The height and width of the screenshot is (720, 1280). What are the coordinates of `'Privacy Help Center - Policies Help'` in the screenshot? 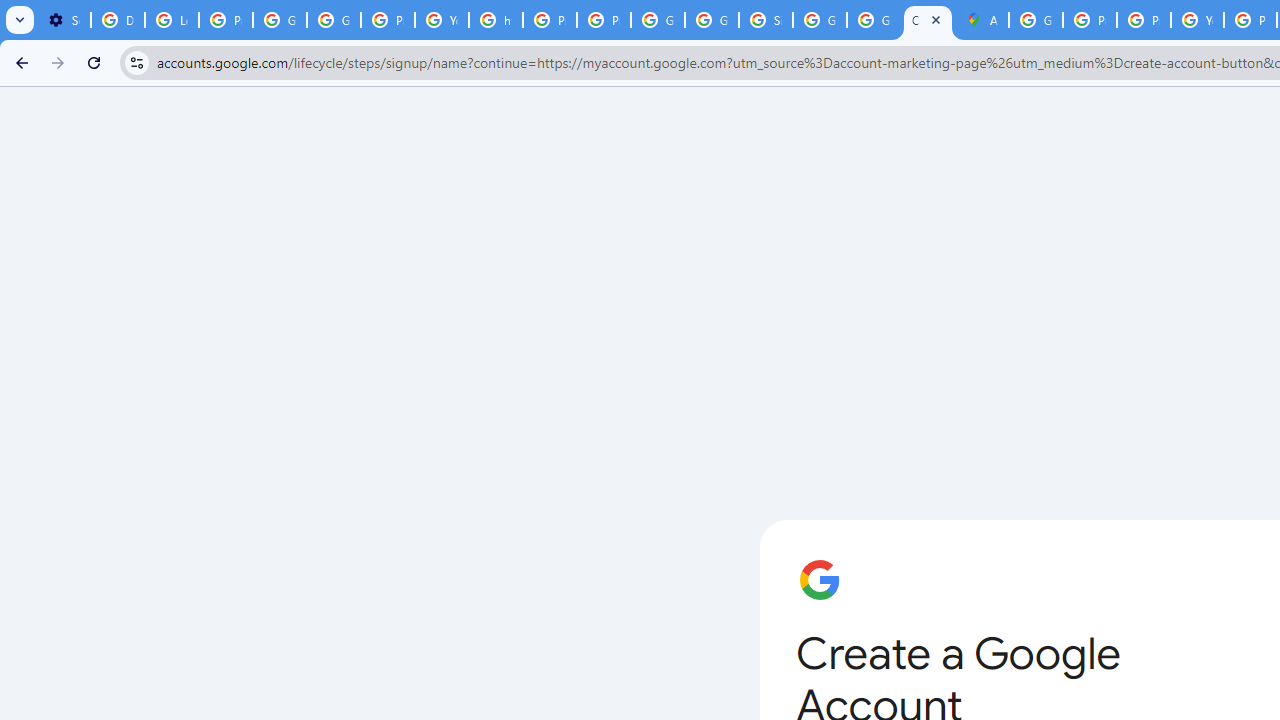 It's located at (1088, 20).